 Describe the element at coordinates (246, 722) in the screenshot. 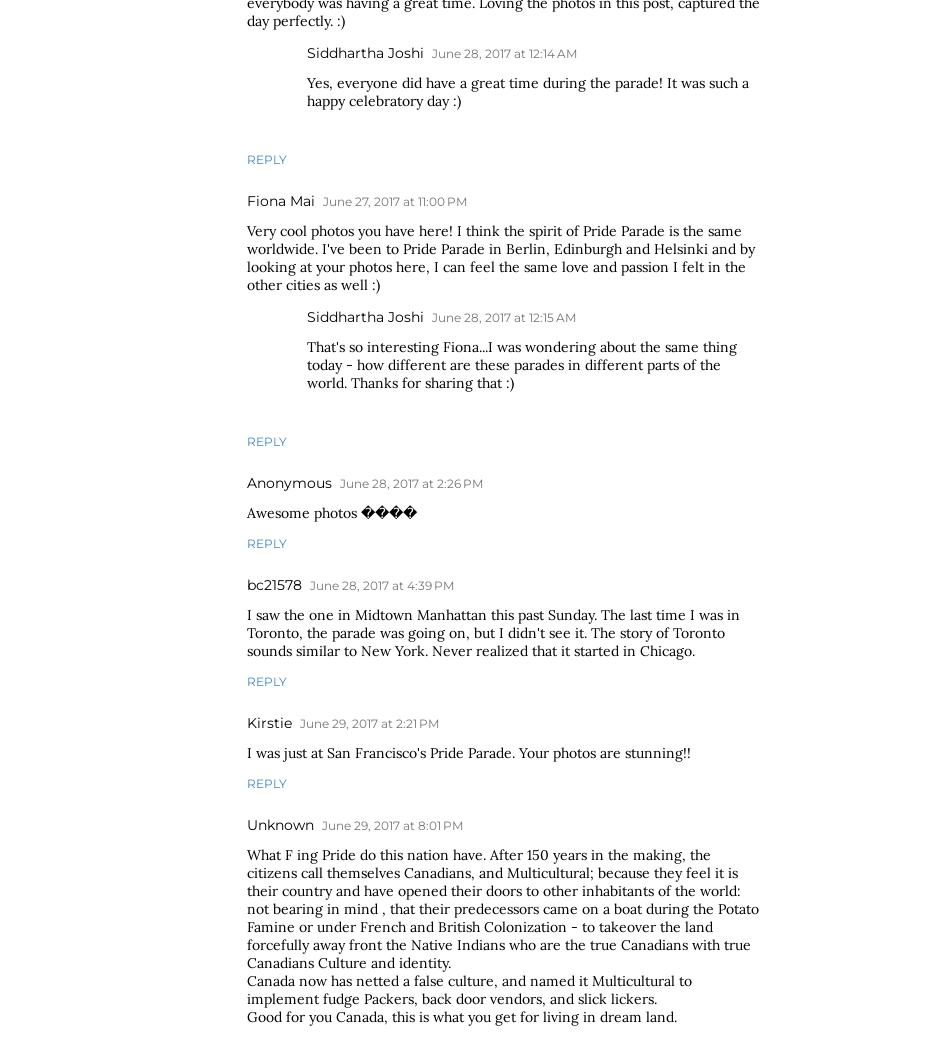

I see `'Kirstie'` at that location.